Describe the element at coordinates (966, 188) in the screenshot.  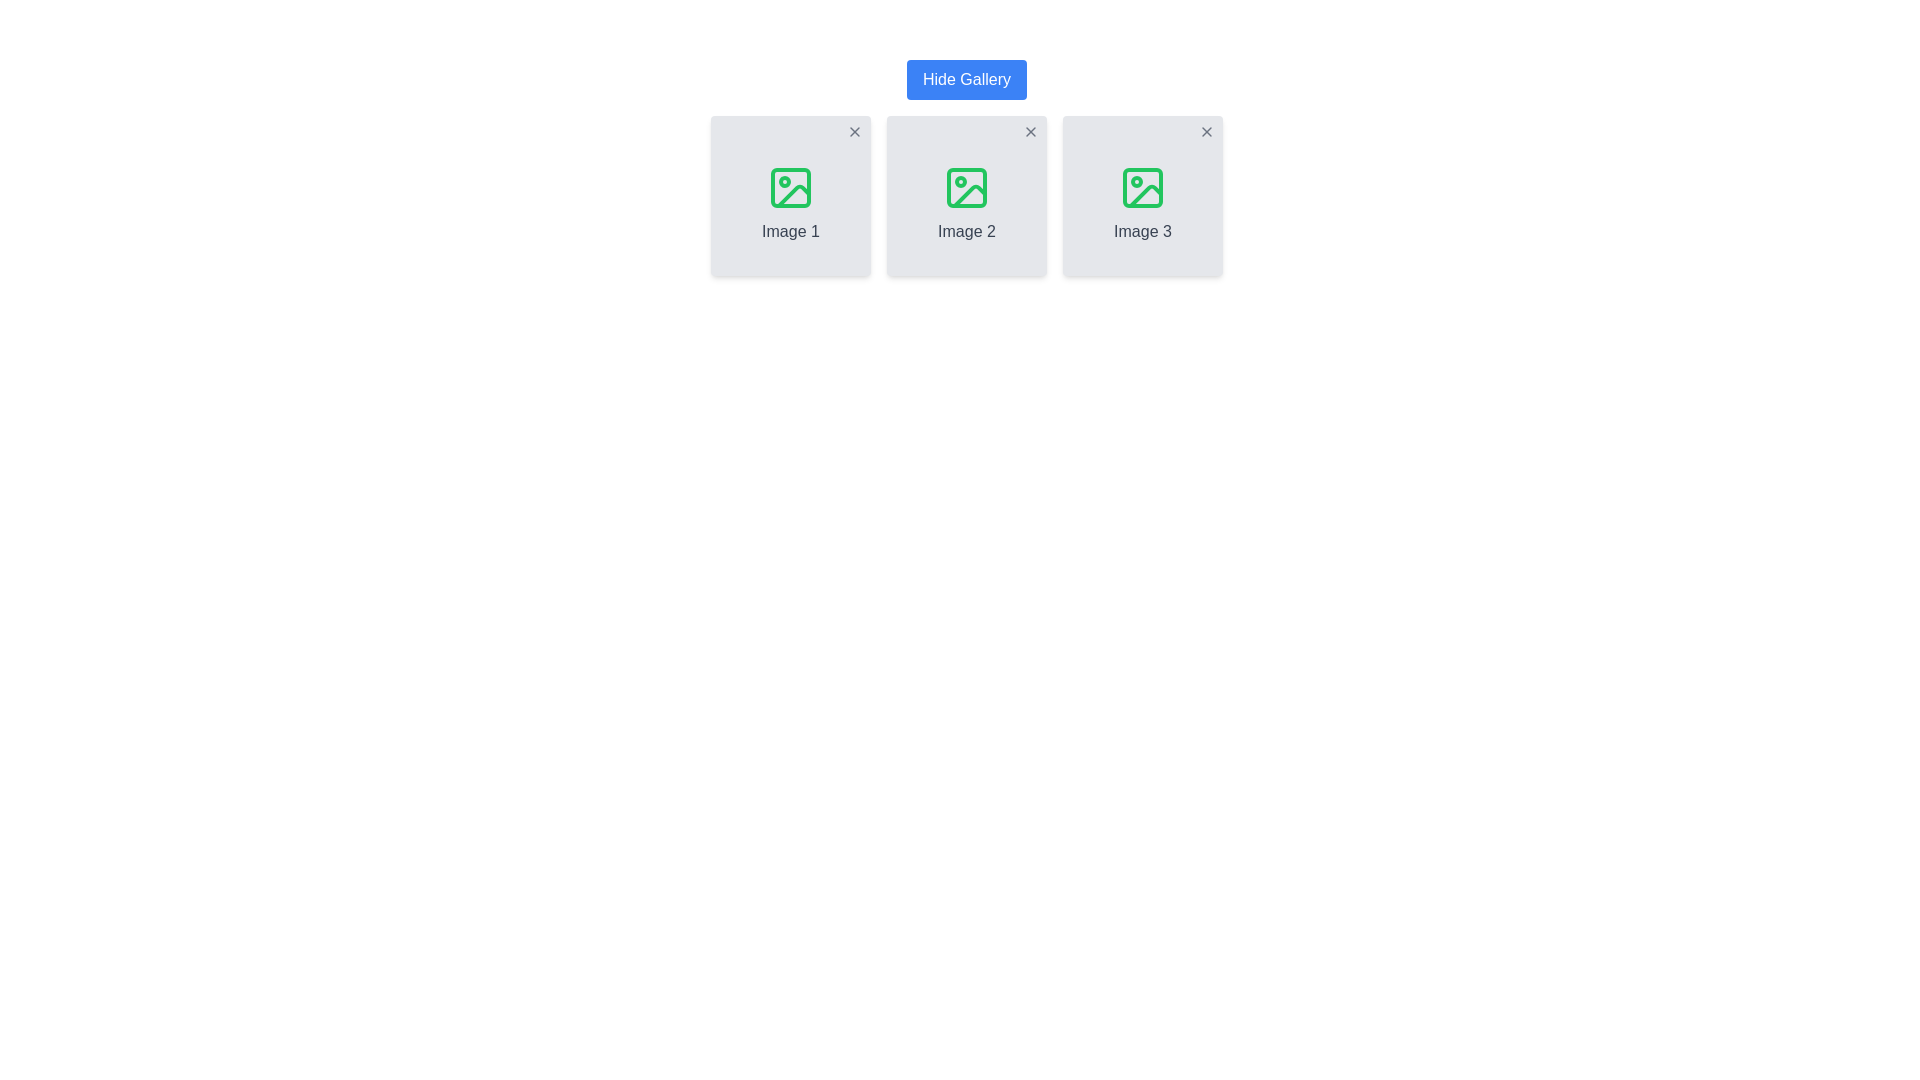
I see `the icon representing 'Image 2', which is centrally located within the second of three horizontally aligned containers below the blue button labeled 'Hide Gallery'` at that location.